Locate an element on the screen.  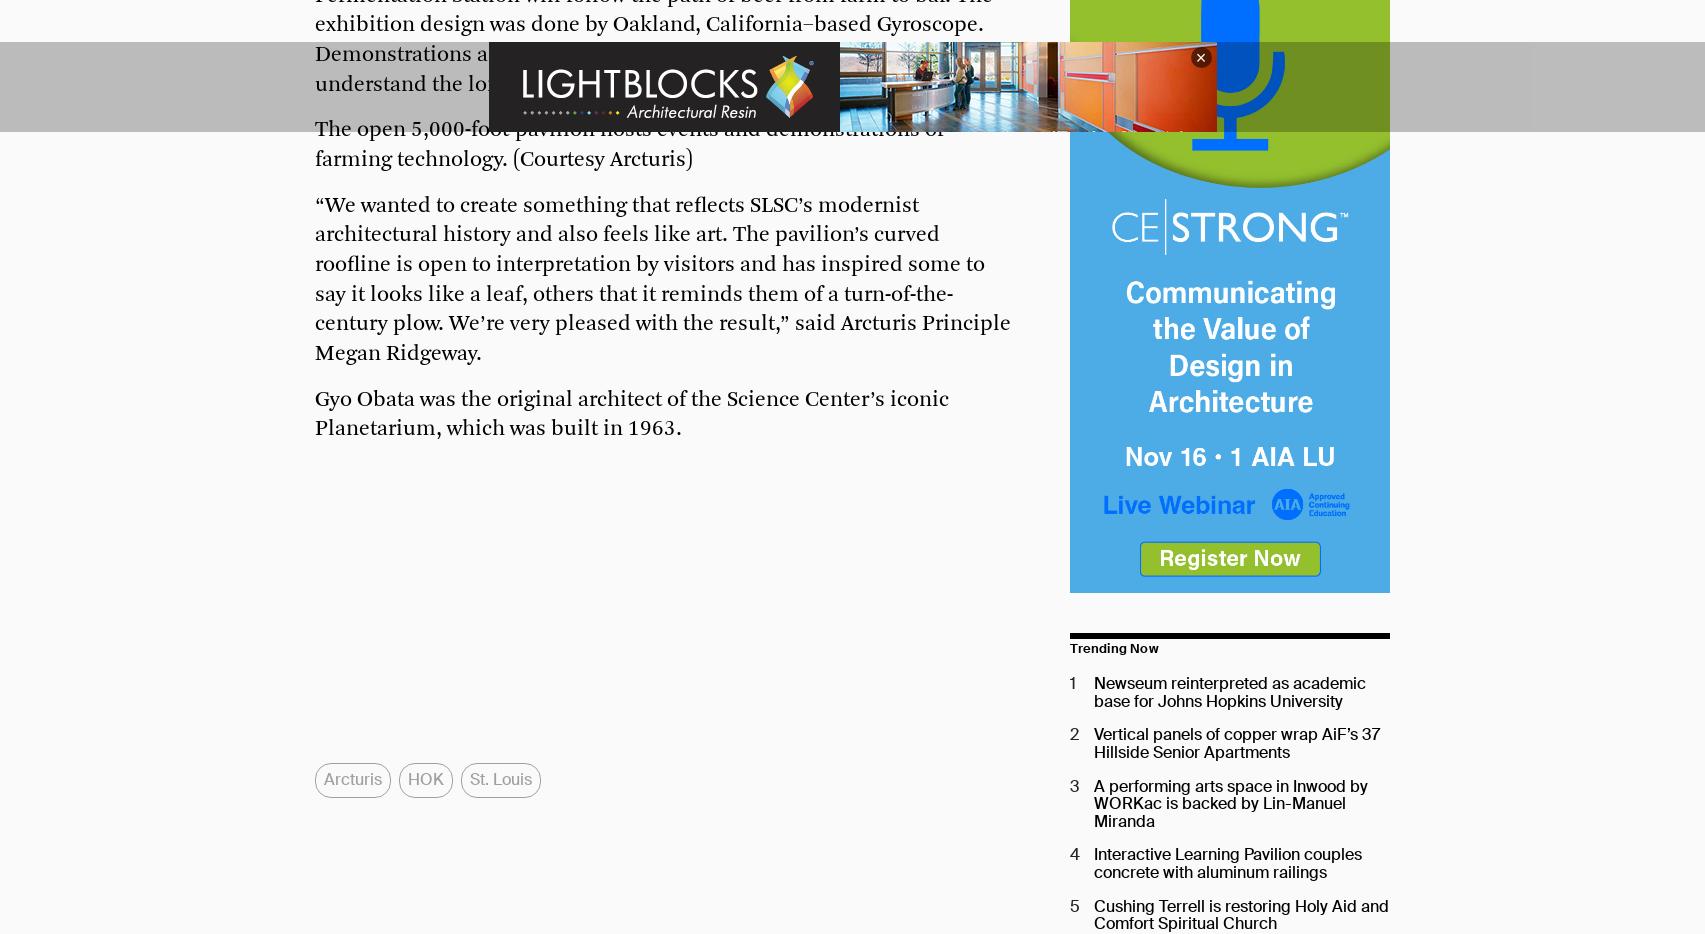
'A performing arts space in Inwood by WORKac is backed by Lin-Manuel Miranda' is located at coordinates (1231, 802).